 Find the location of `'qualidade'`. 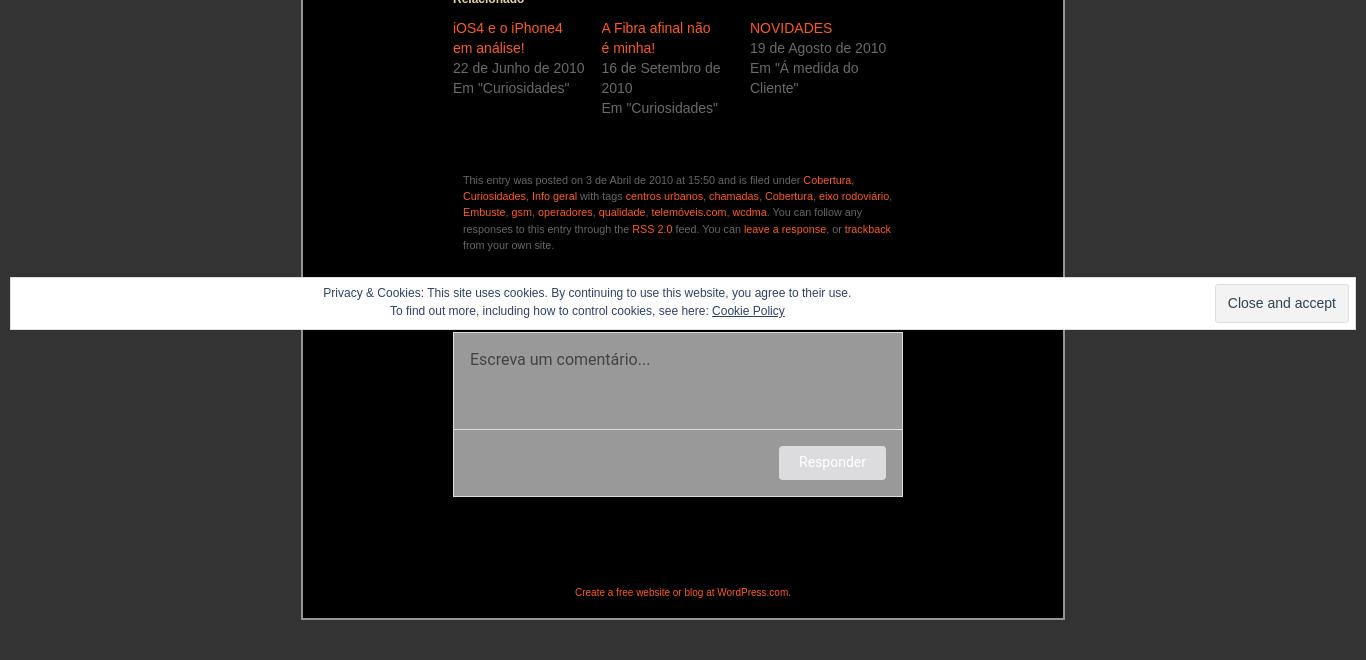

'qualidade' is located at coordinates (620, 210).